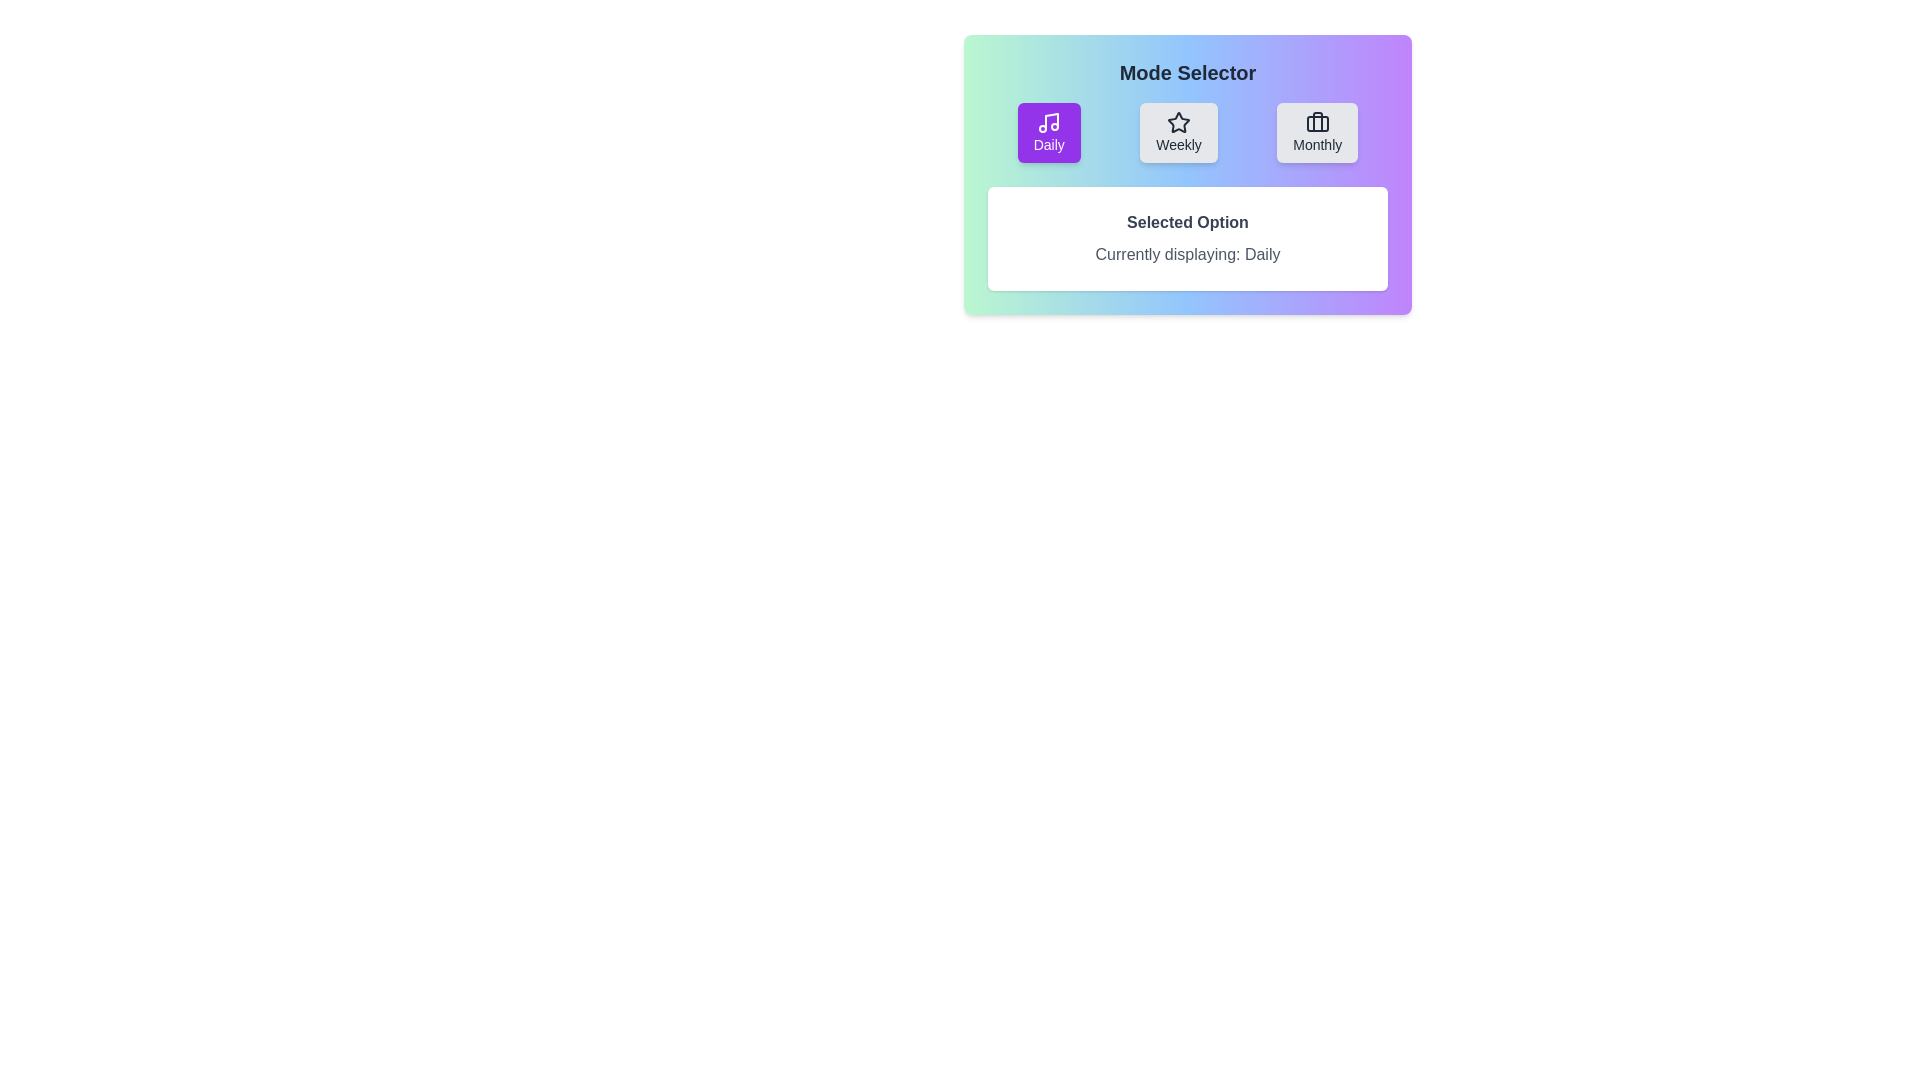 This screenshot has height=1080, width=1920. I want to click on the briefcase icon located at the top-center of the 'Monthly' button, which is positioned within the mode selector, so click(1317, 123).